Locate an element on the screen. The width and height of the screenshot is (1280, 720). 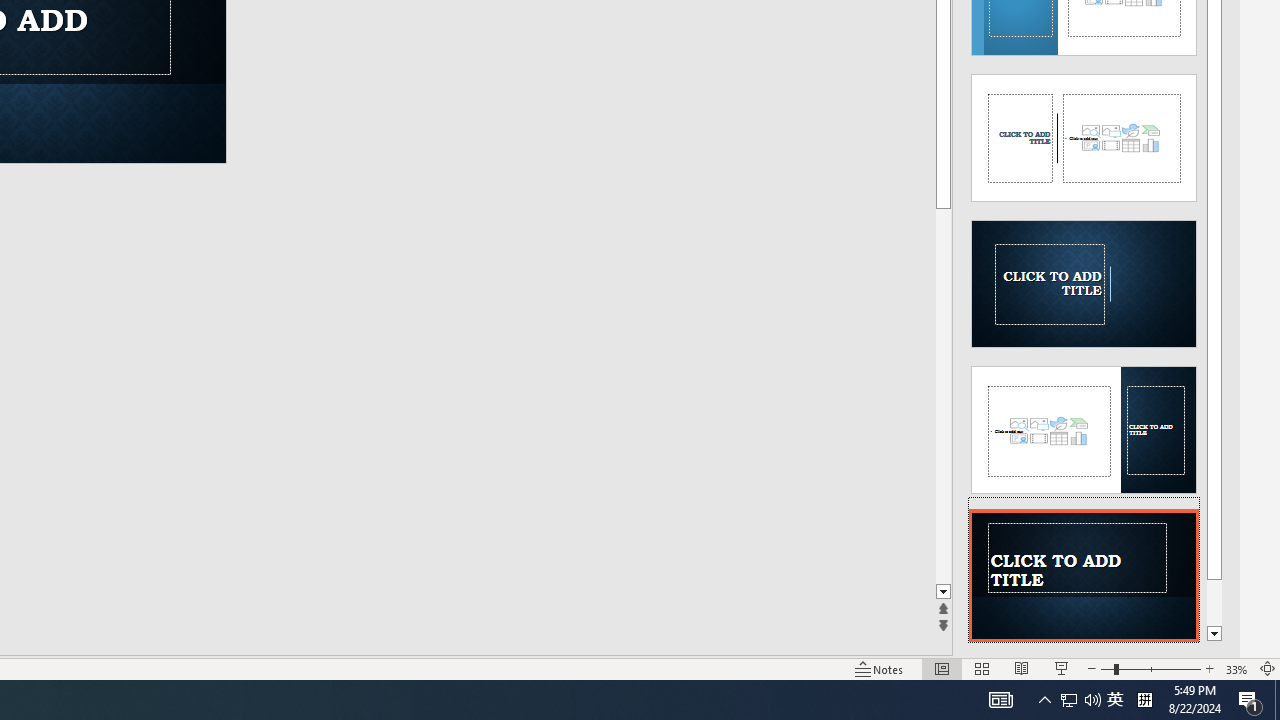
'Zoom 33%' is located at coordinates (1236, 669).